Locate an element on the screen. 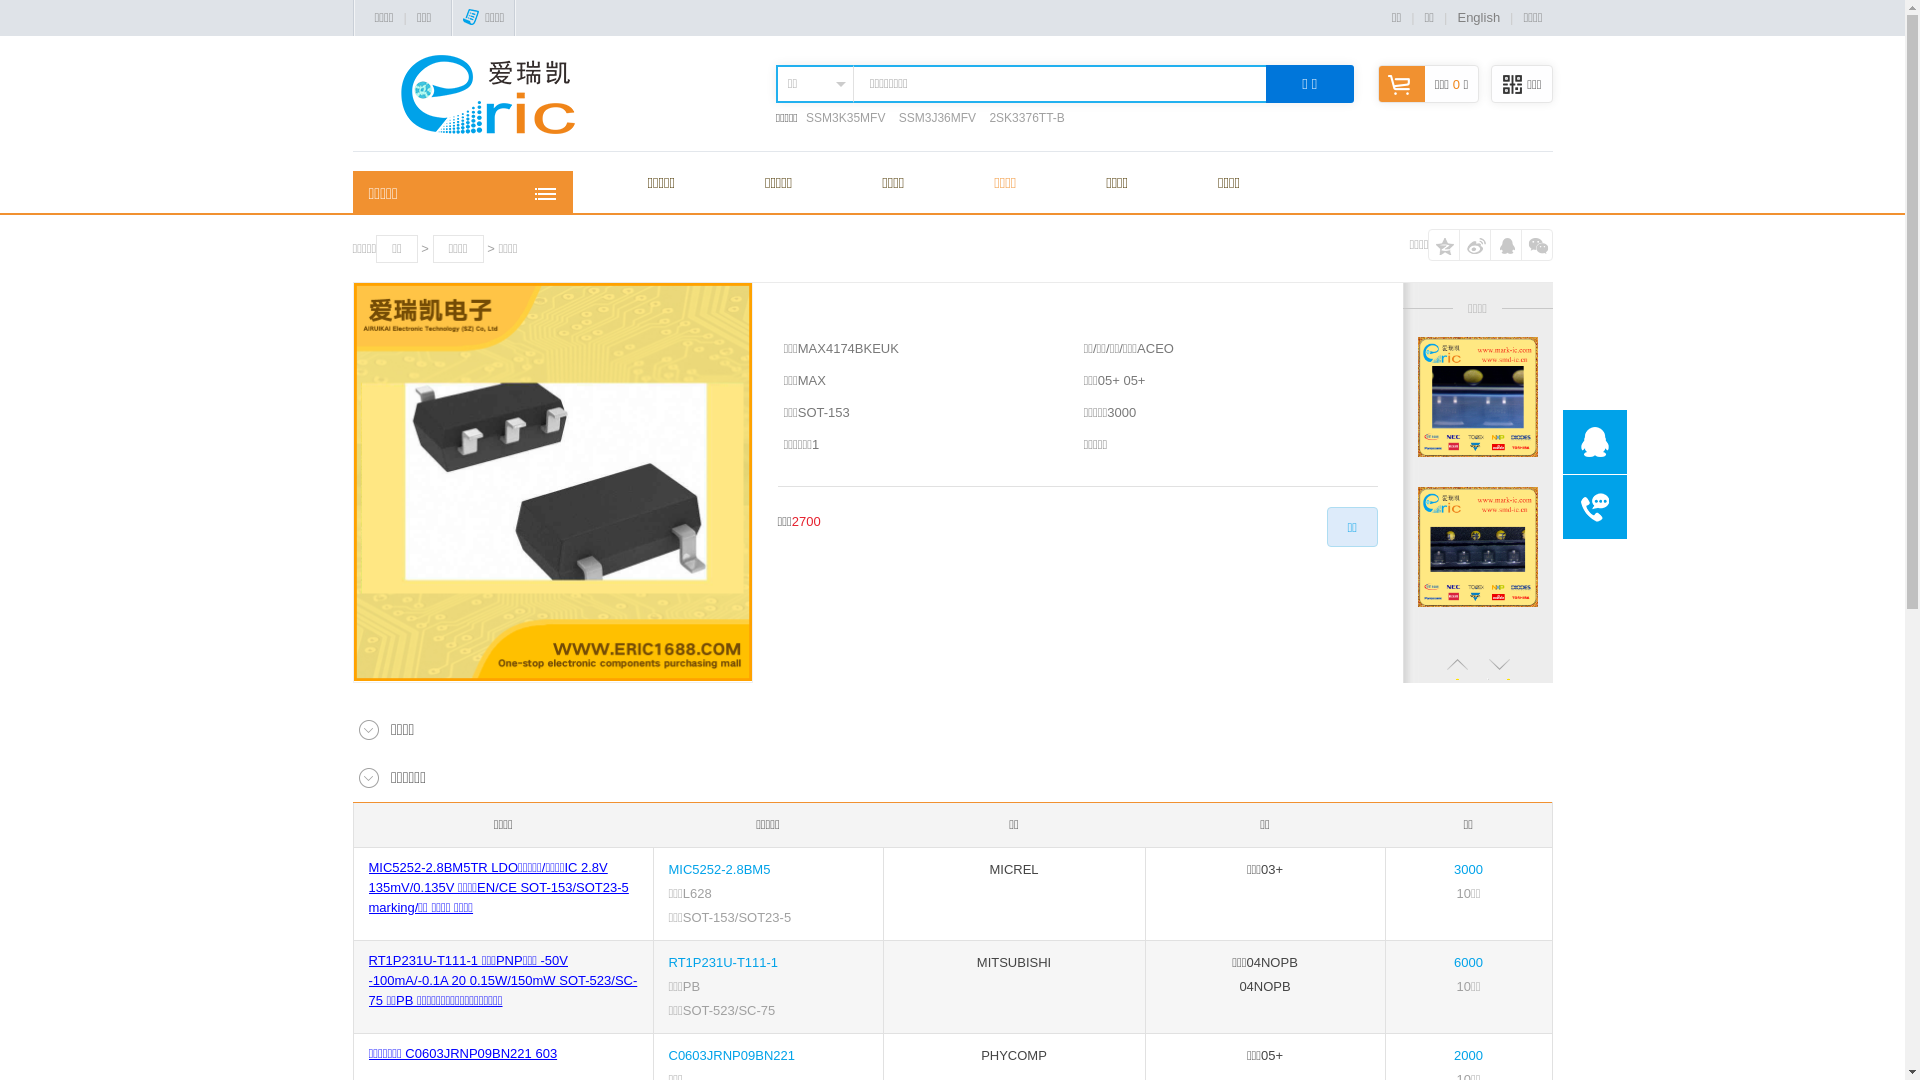 This screenshot has height=1080, width=1920. 'English' is located at coordinates (1478, 17).